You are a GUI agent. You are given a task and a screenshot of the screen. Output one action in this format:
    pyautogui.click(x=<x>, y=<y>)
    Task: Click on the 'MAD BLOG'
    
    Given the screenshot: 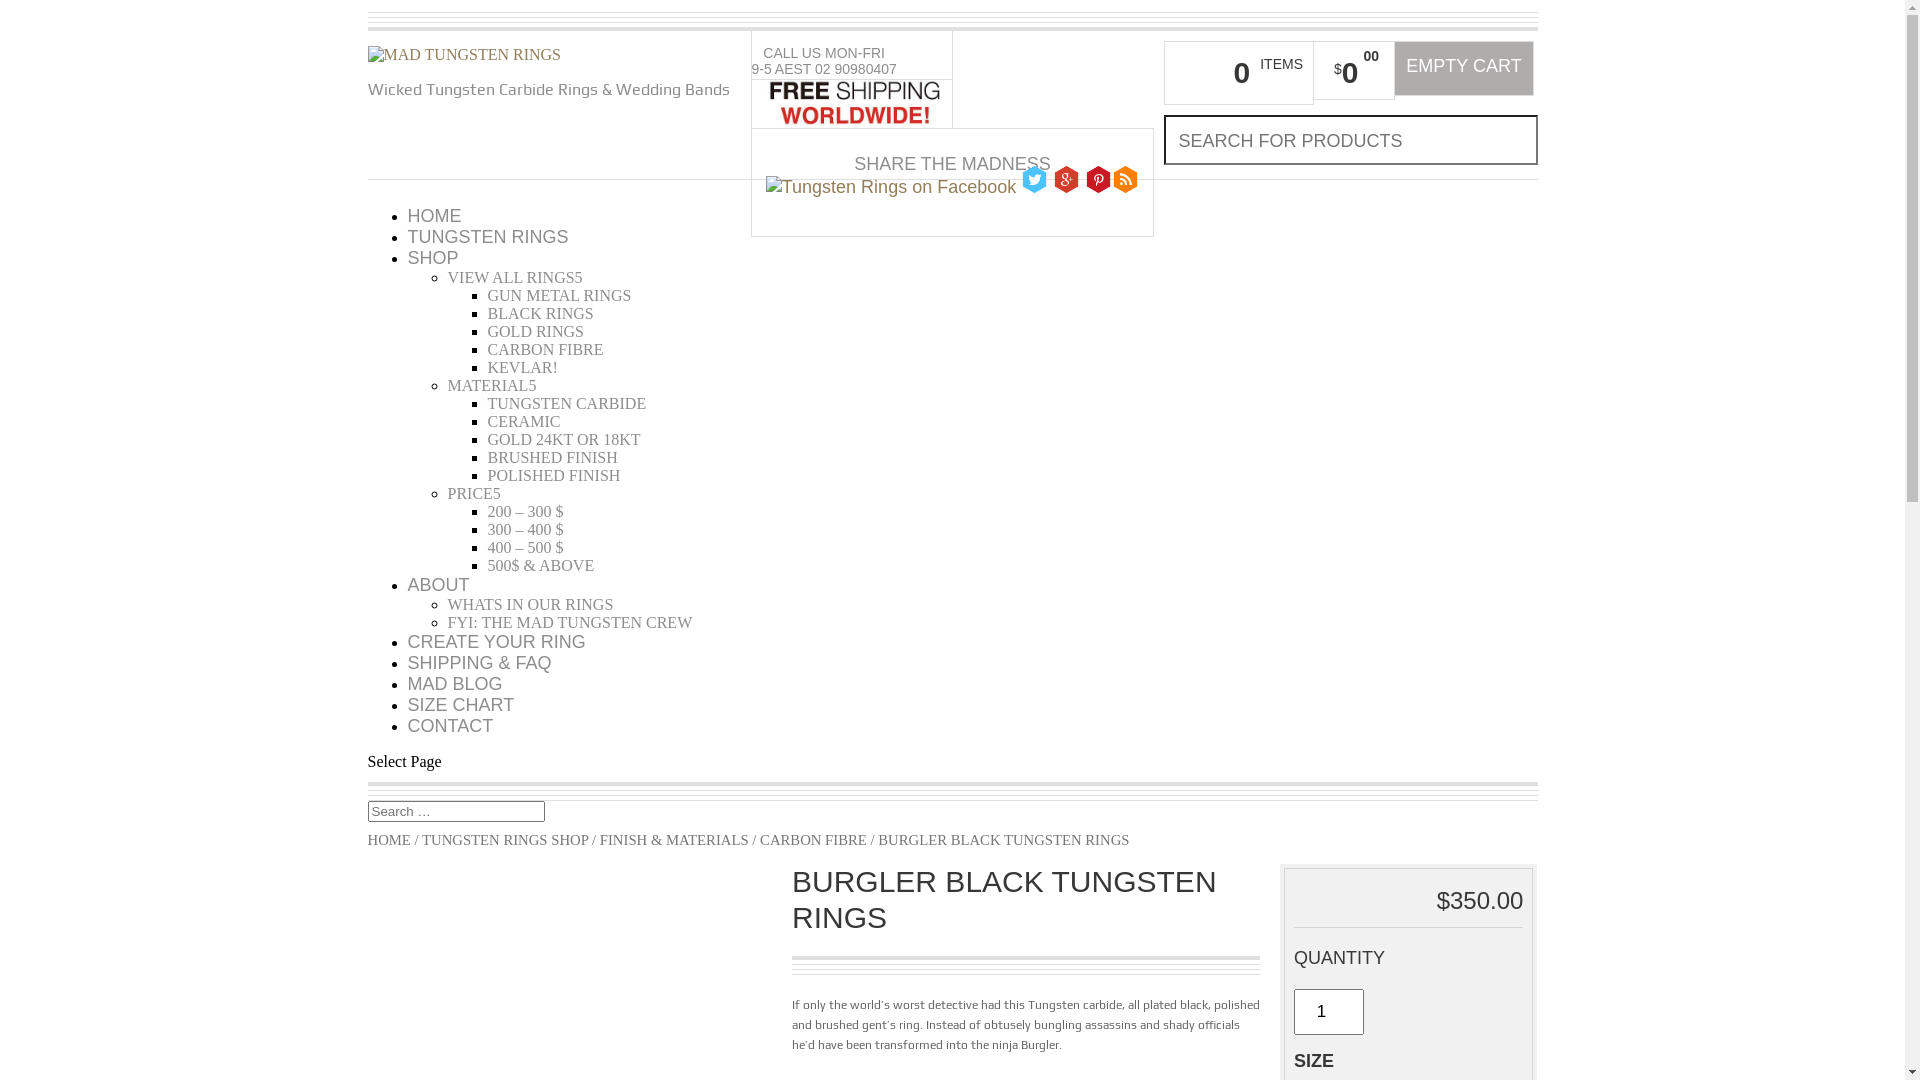 What is the action you would take?
    pyautogui.click(x=407, y=682)
    